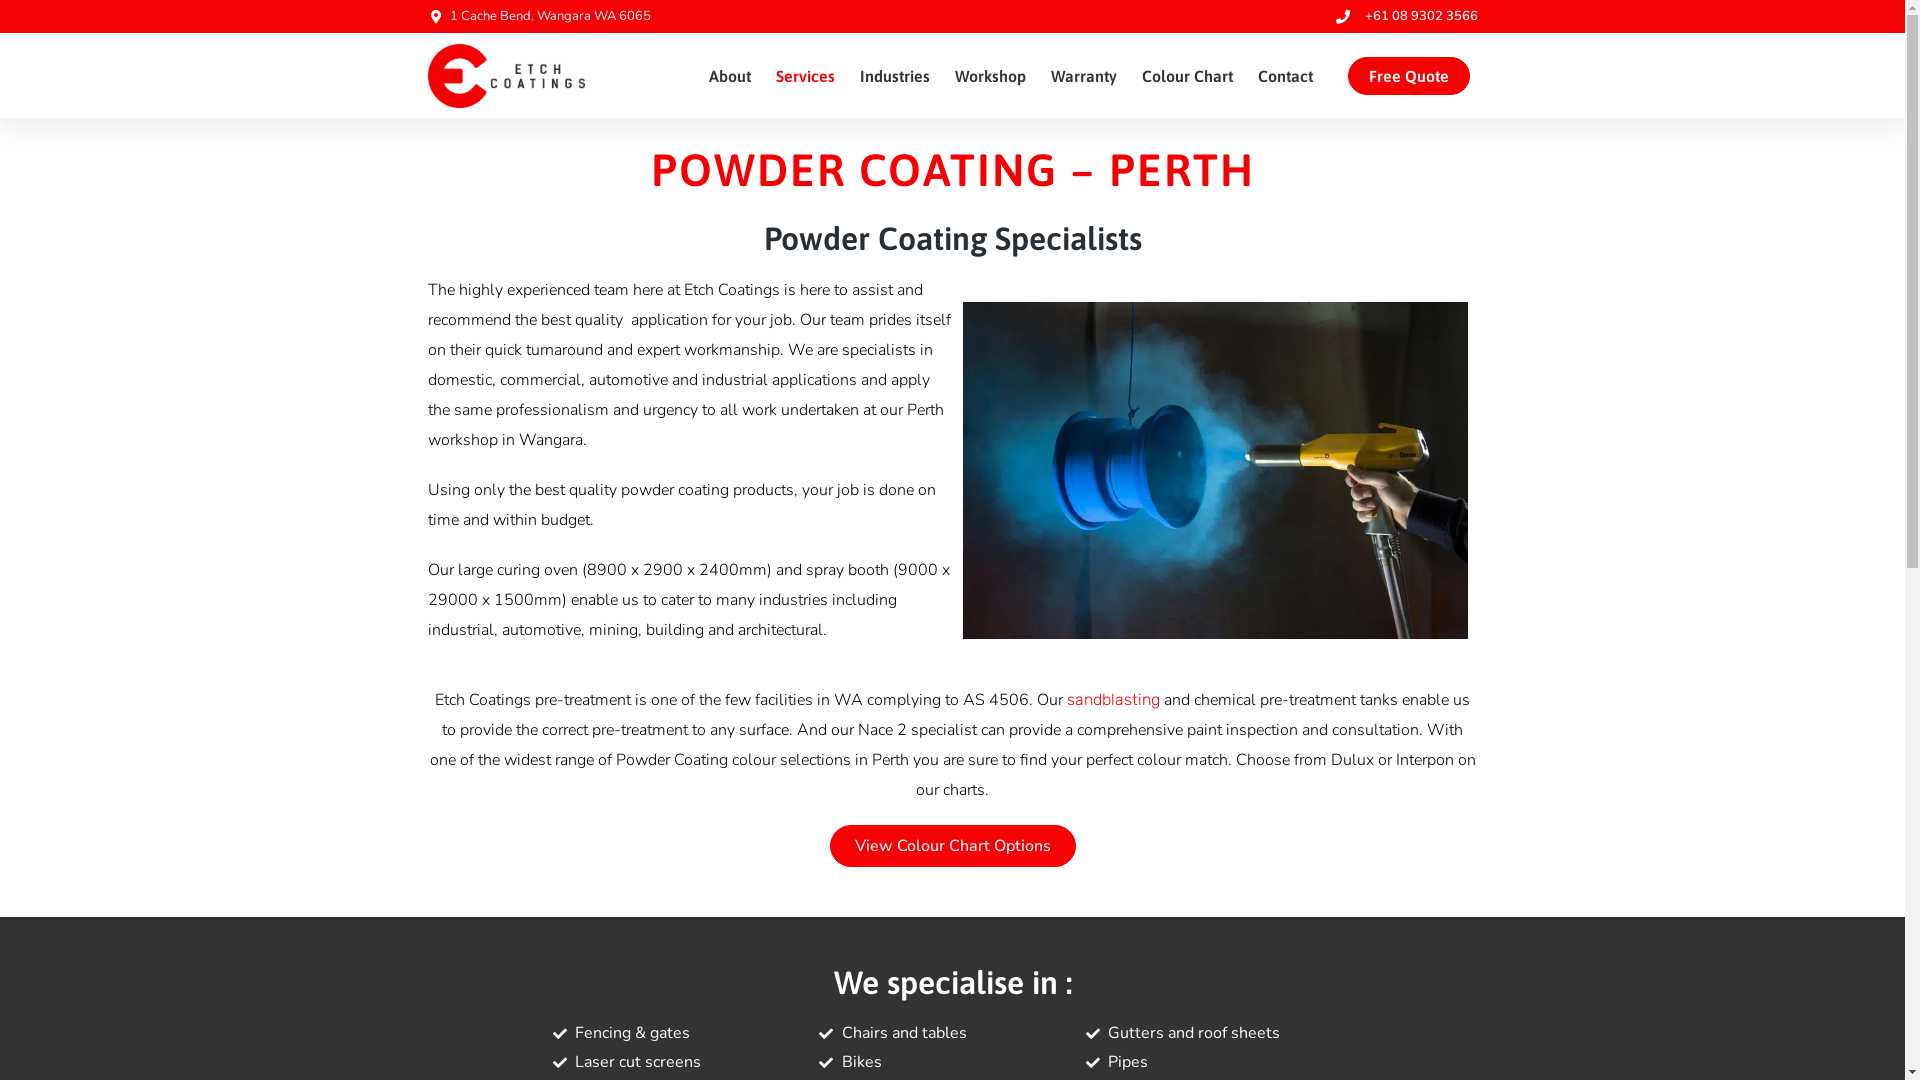  I want to click on 'About', so click(728, 75).